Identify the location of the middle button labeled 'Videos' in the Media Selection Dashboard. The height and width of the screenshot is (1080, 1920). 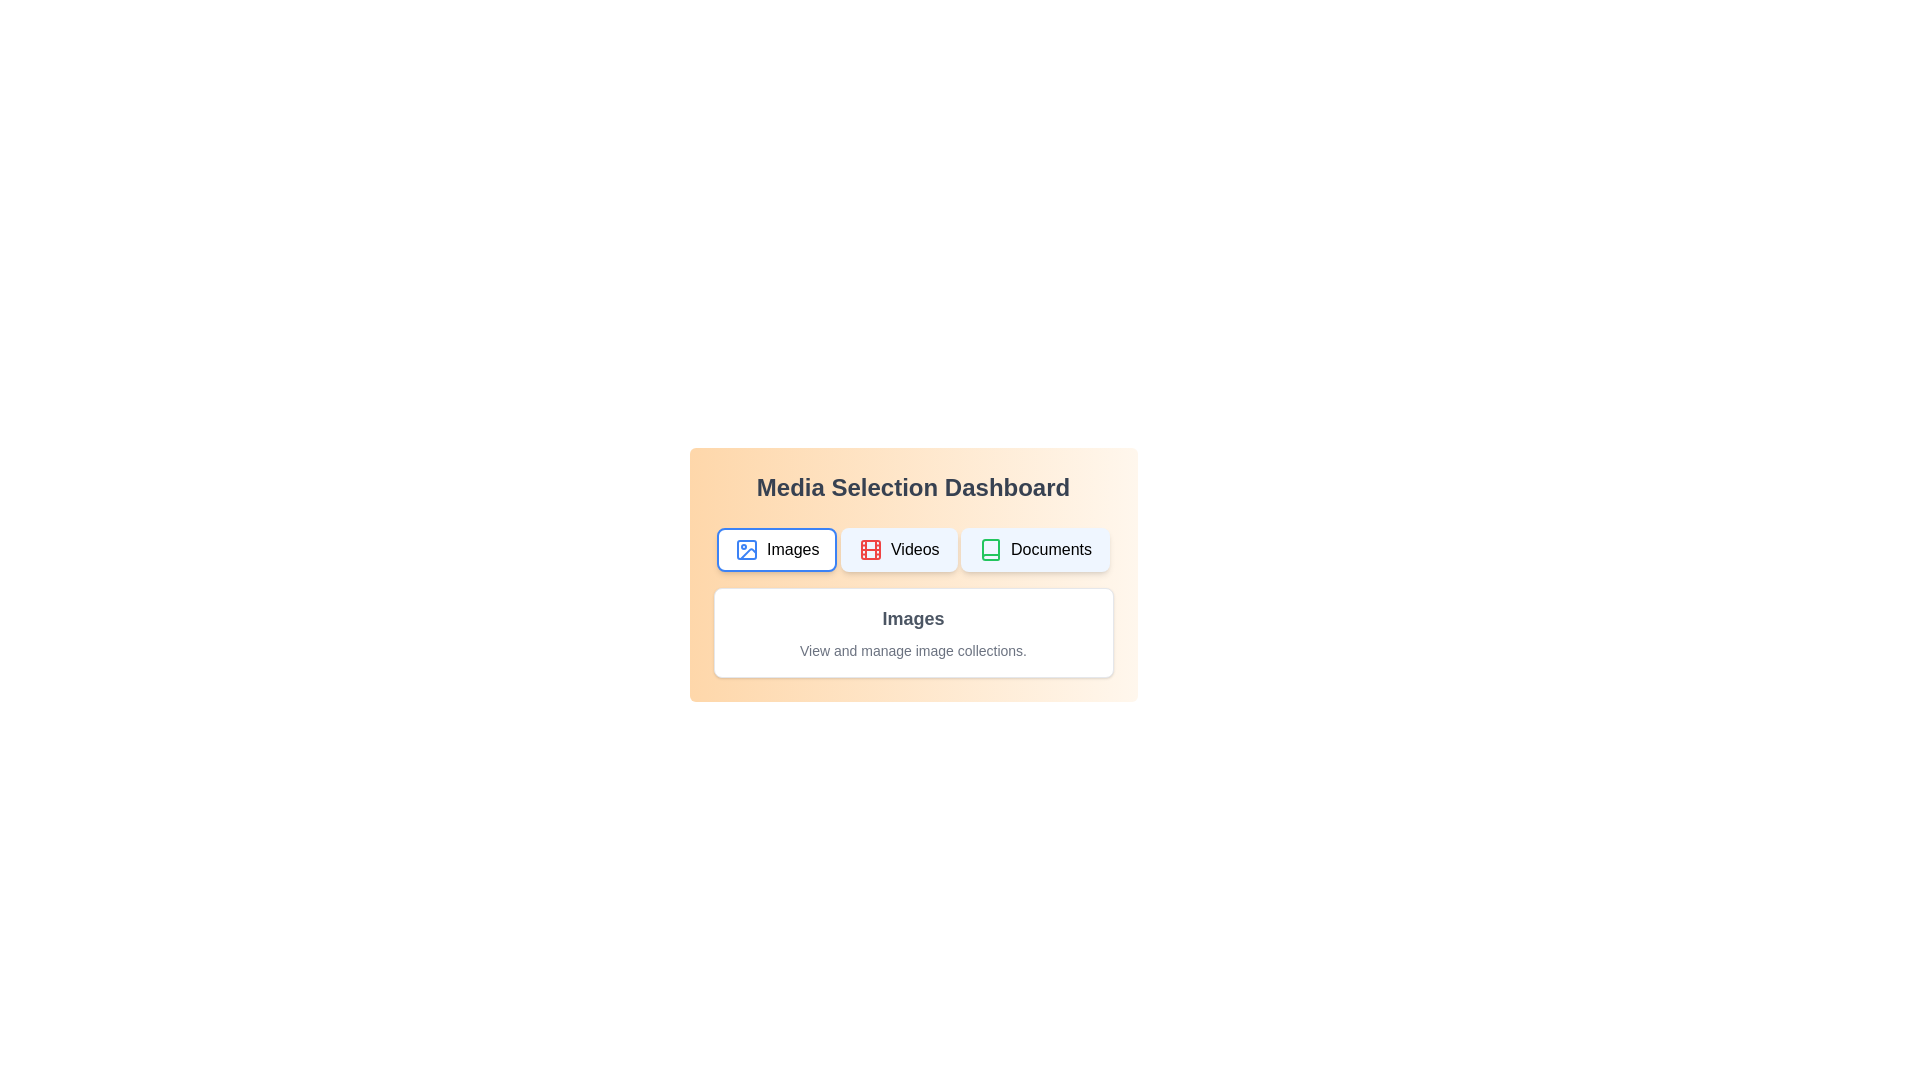
(912, 550).